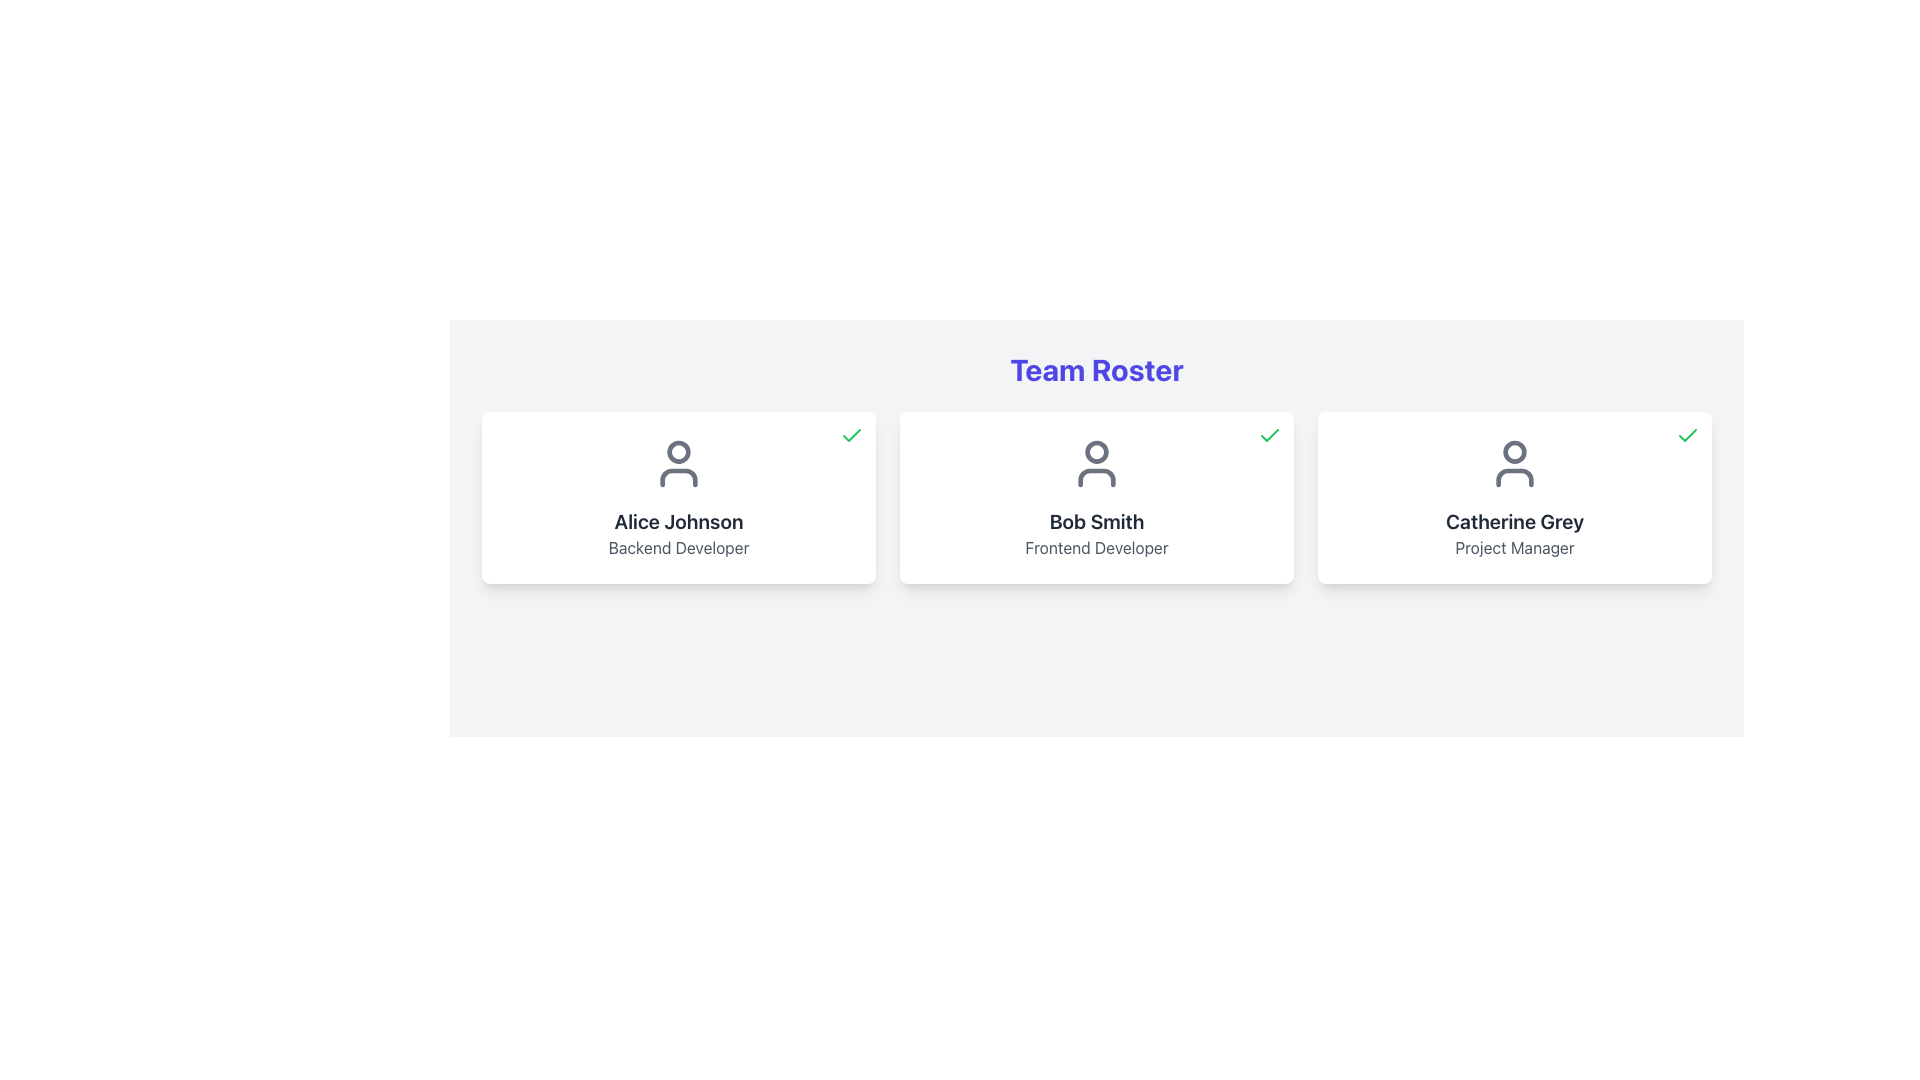 The image size is (1920, 1080). Describe the element at coordinates (678, 451) in the screenshot. I see `the circular graphical element that represents the user's profile, which is located in the leftmost card above the user's name and role text` at that location.